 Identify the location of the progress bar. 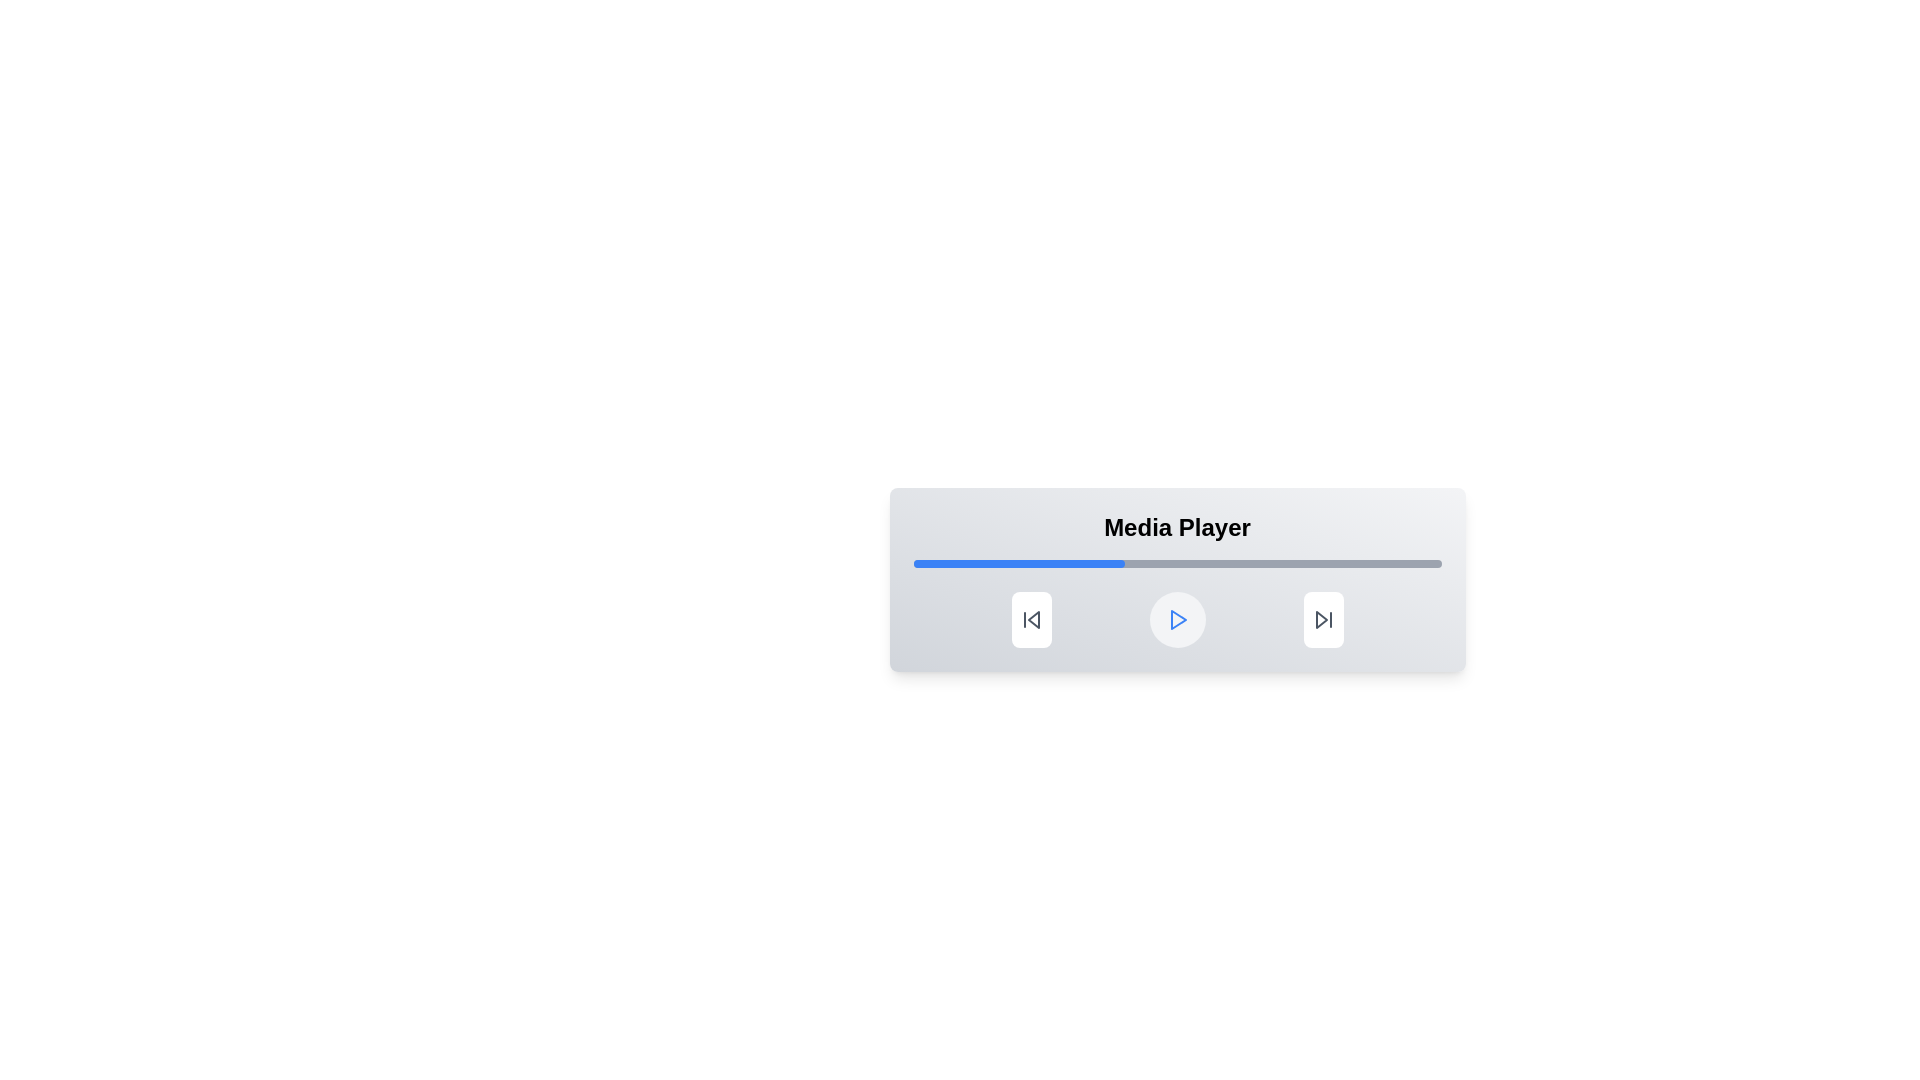
(1124, 563).